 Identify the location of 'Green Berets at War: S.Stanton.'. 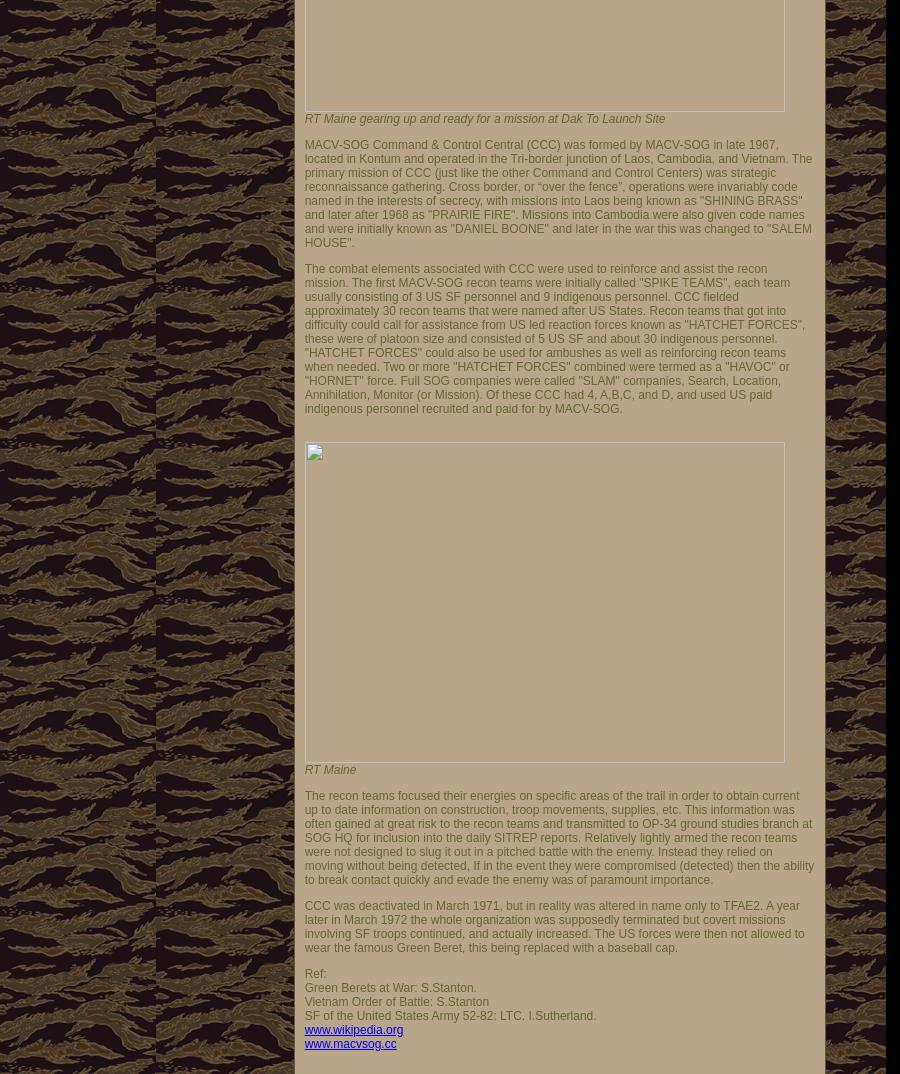
(303, 986).